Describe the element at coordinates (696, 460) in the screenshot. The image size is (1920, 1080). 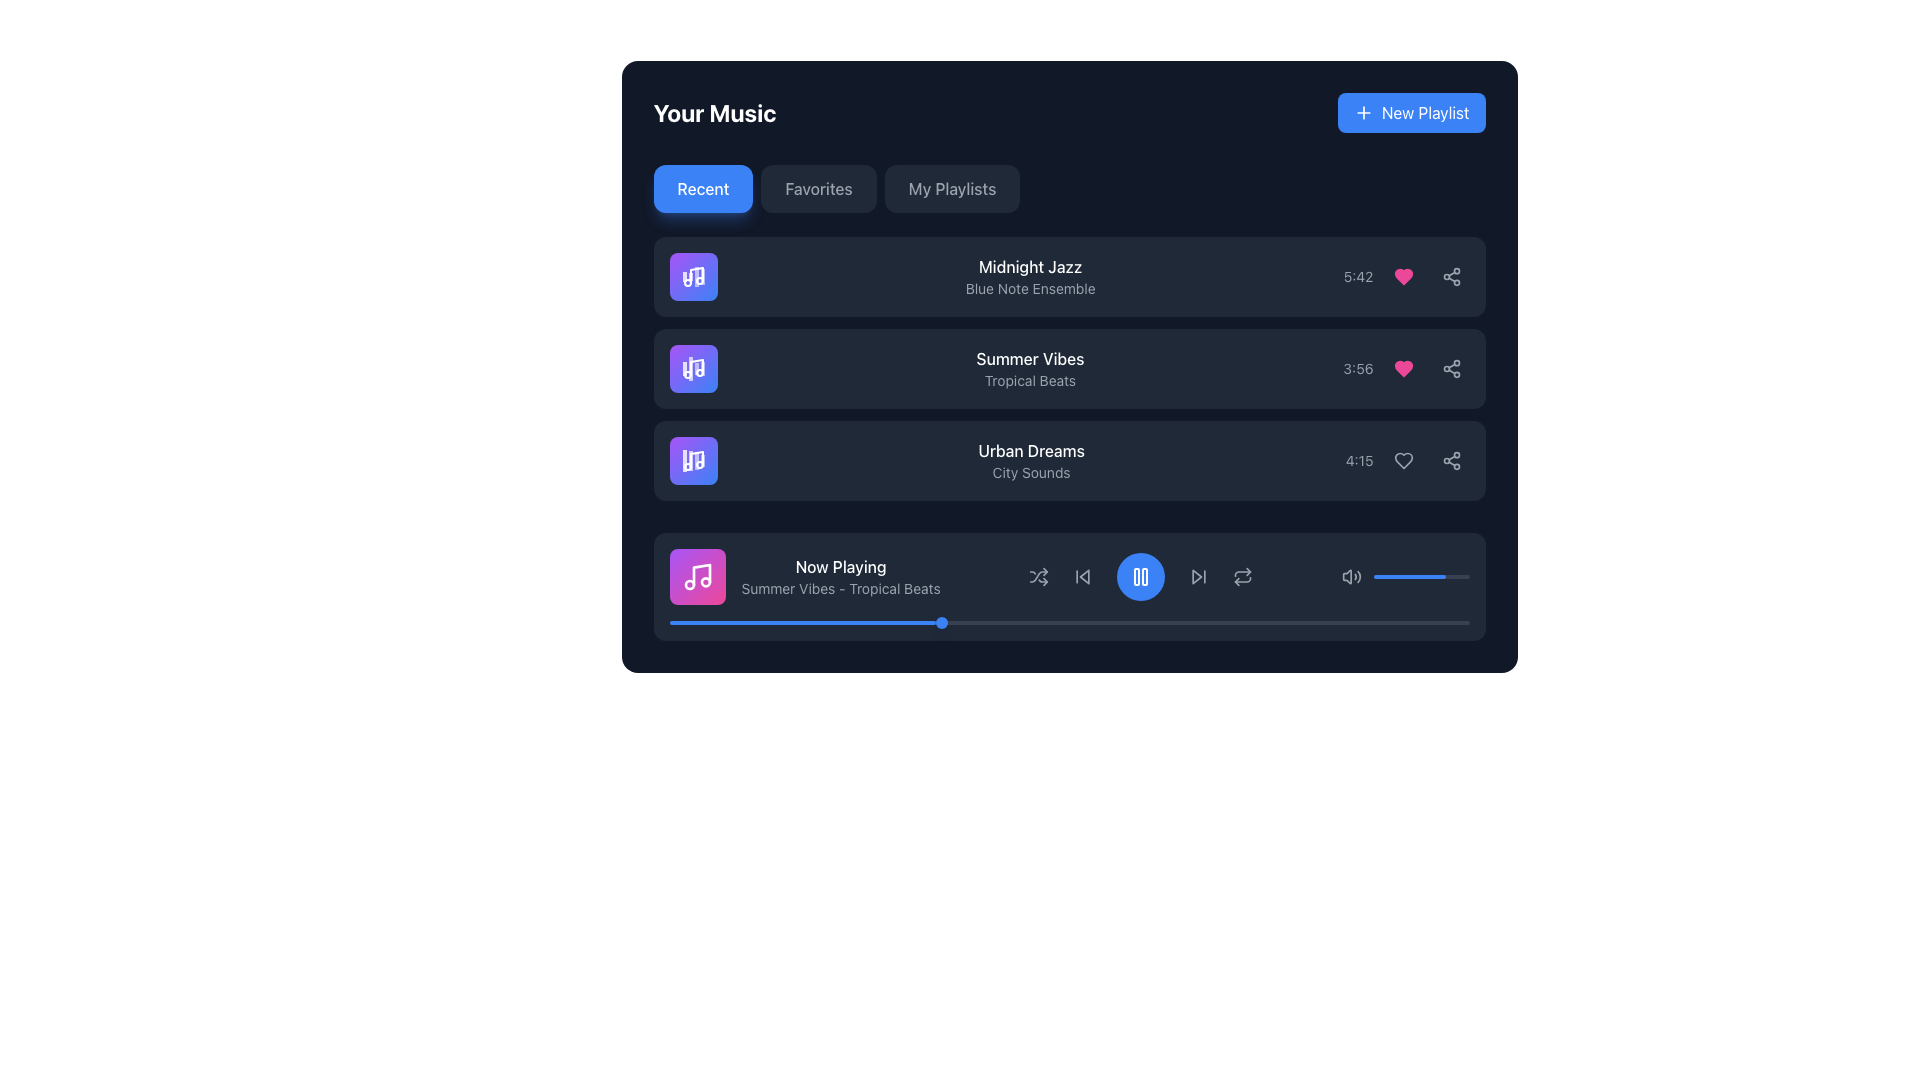
I see `the third vertical rectangle in a sequence of four similar rectangles, which serves as a decorative or dynamic visual indicator` at that location.